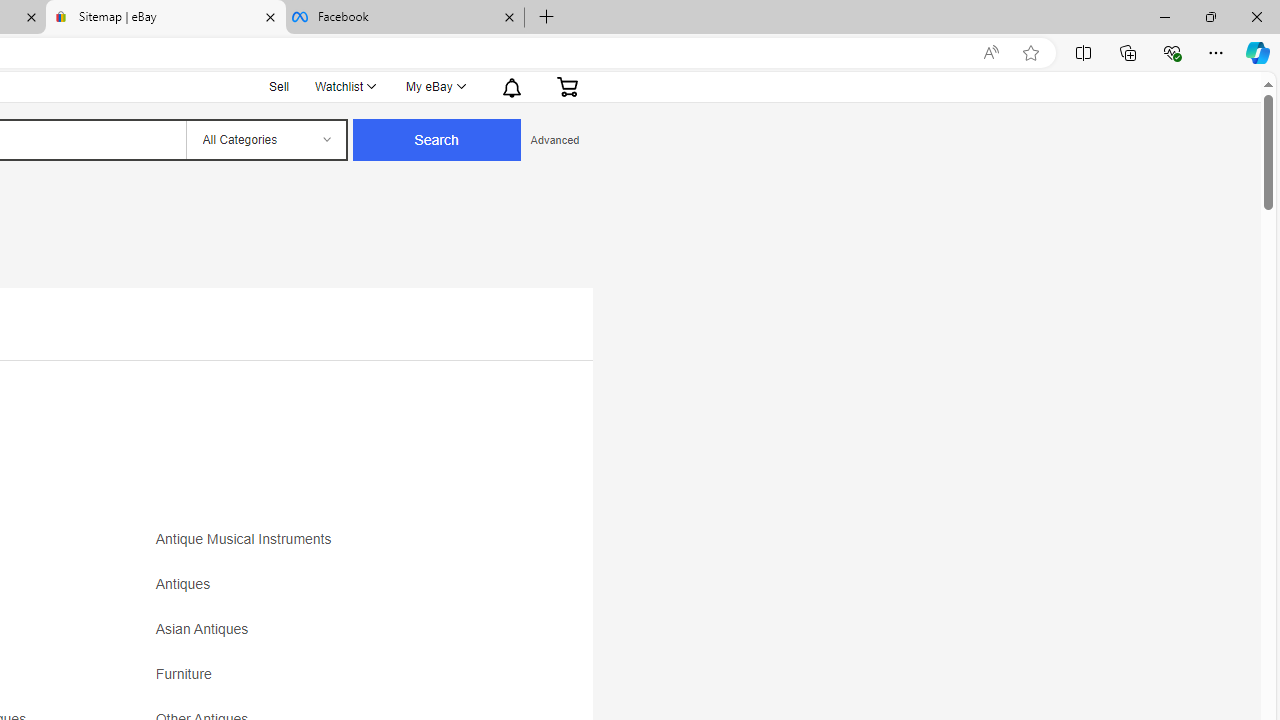 This screenshot has height=720, width=1280. I want to click on 'Notification', so click(510, 85).